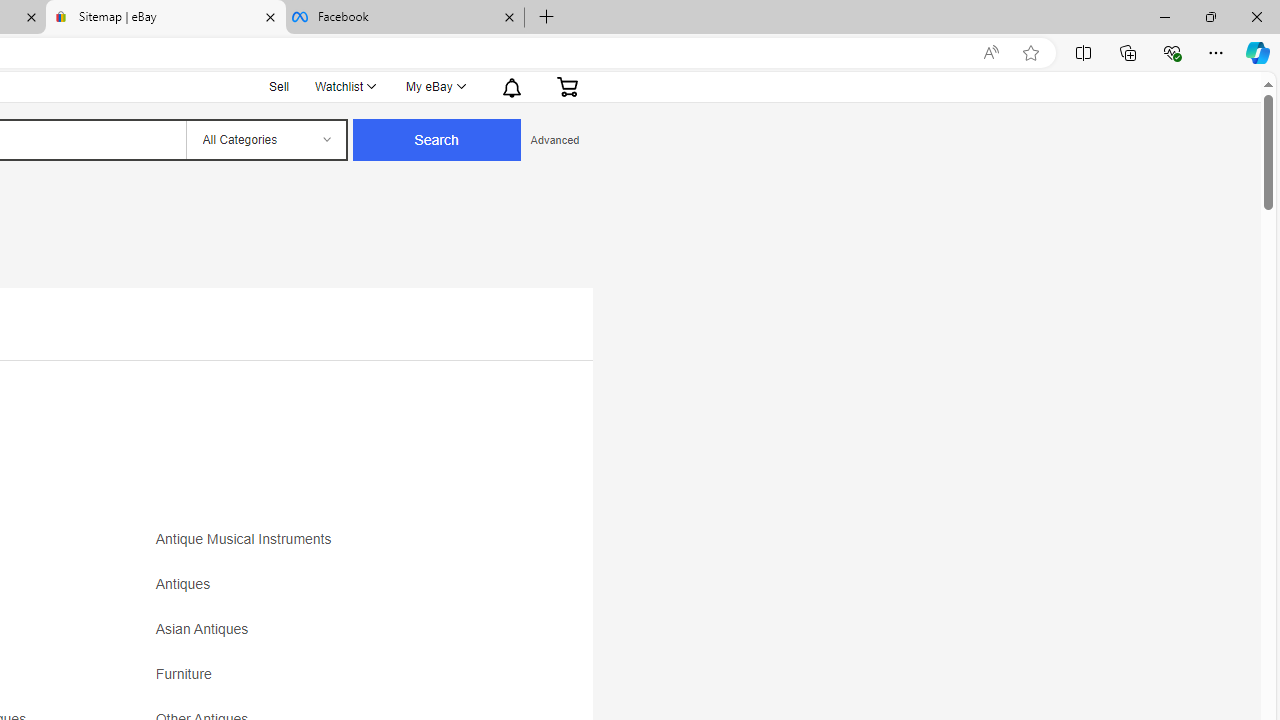 This screenshot has height=720, width=1280. I want to click on 'Notification', so click(510, 85).